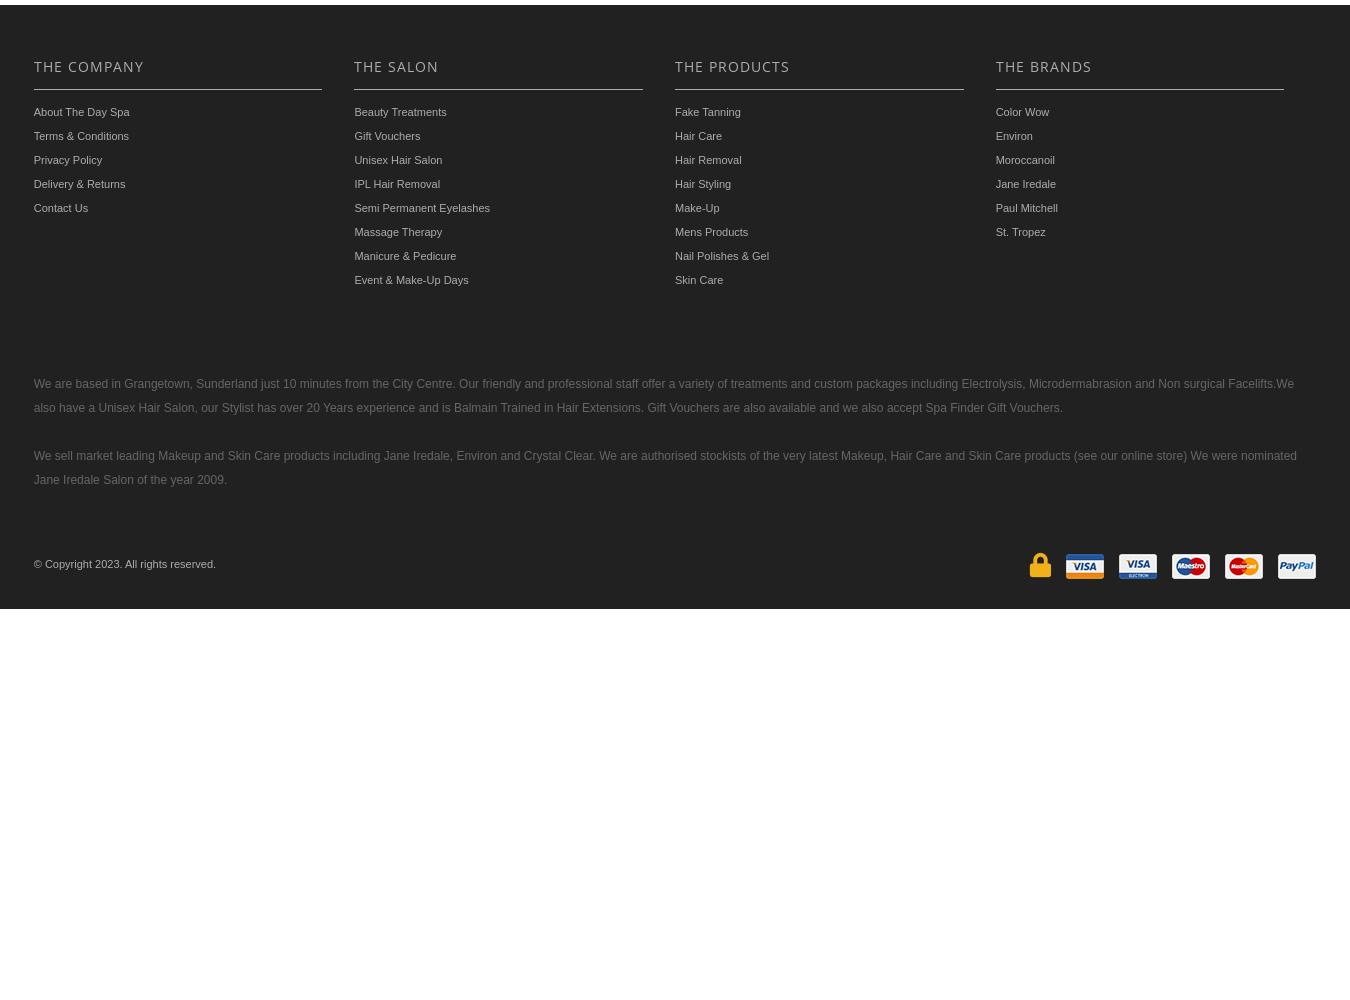 The image size is (1350, 1000). What do you see at coordinates (87, 64) in the screenshot?
I see `'THE COMPANY'` at bounding box center [87, 64].